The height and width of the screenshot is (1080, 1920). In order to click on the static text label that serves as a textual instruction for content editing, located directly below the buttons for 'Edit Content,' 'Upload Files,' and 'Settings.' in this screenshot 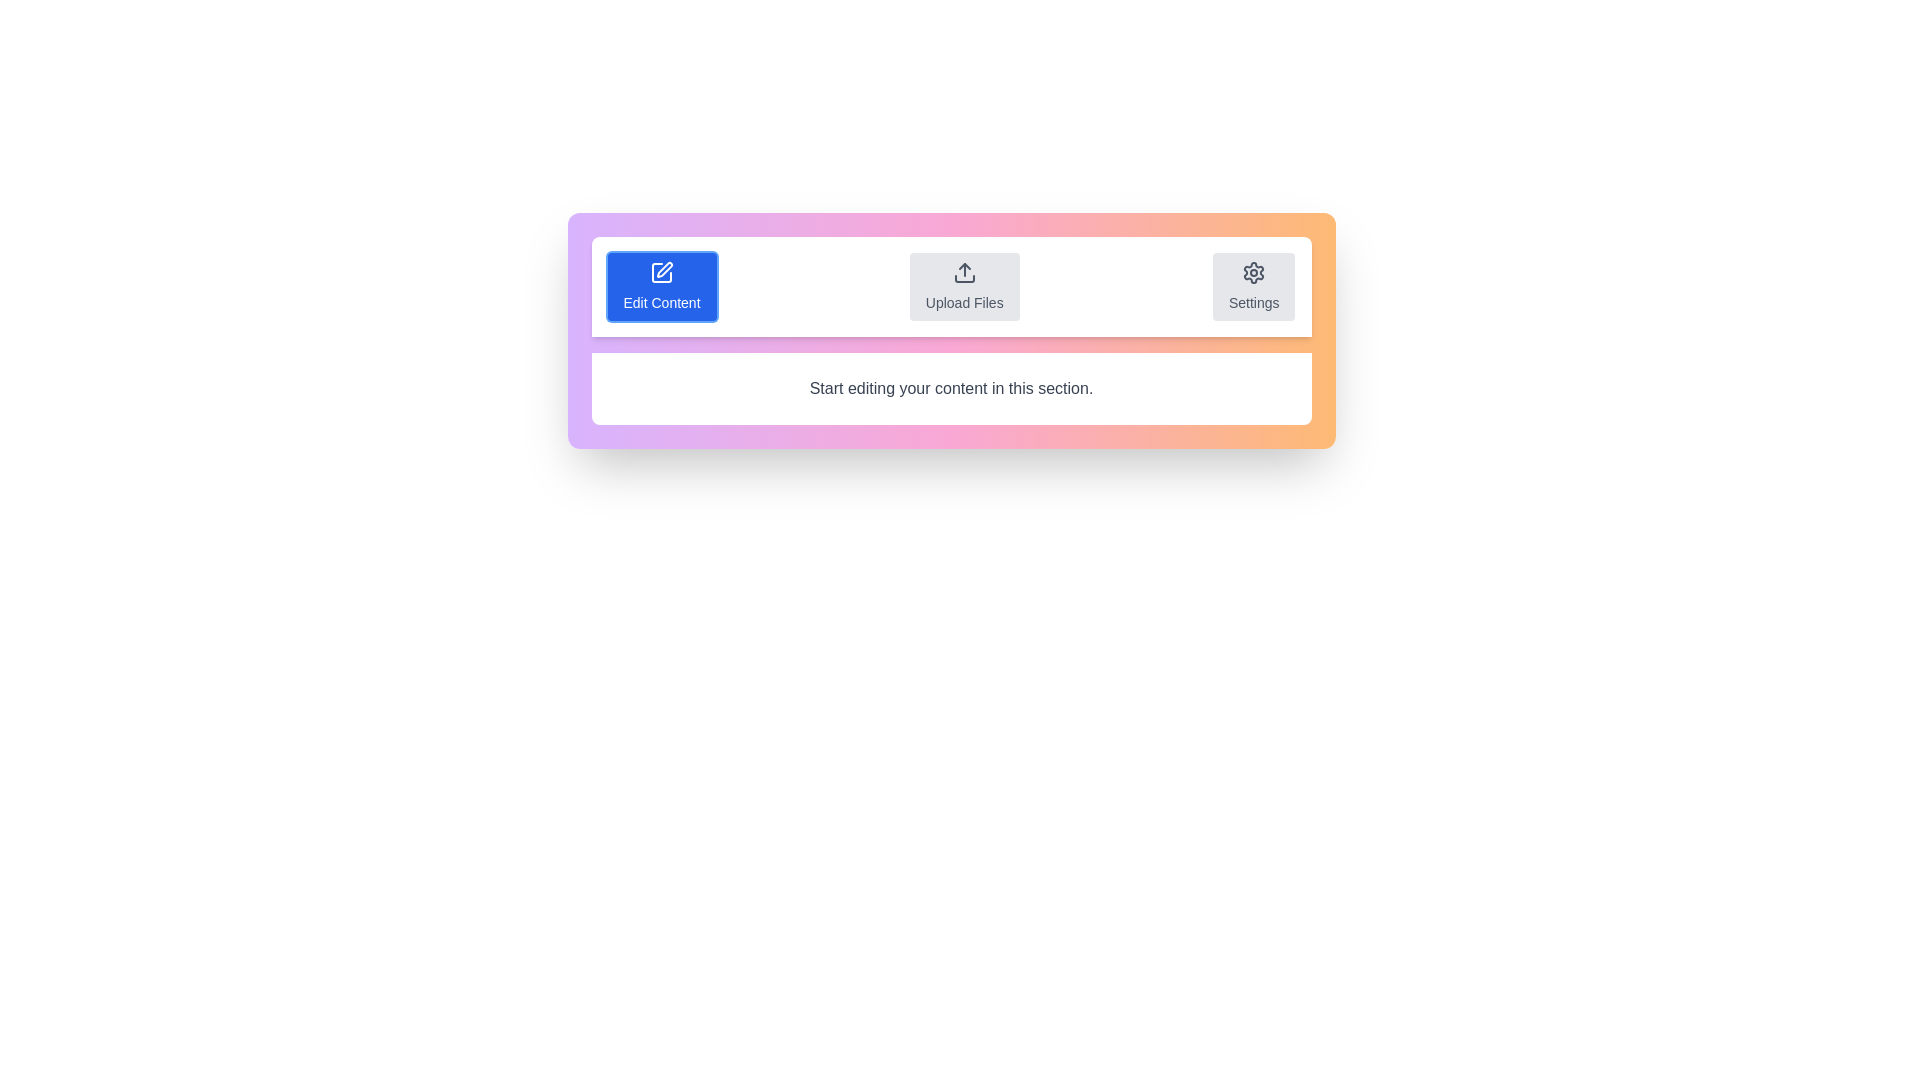, I will do `click(950, 389)`.